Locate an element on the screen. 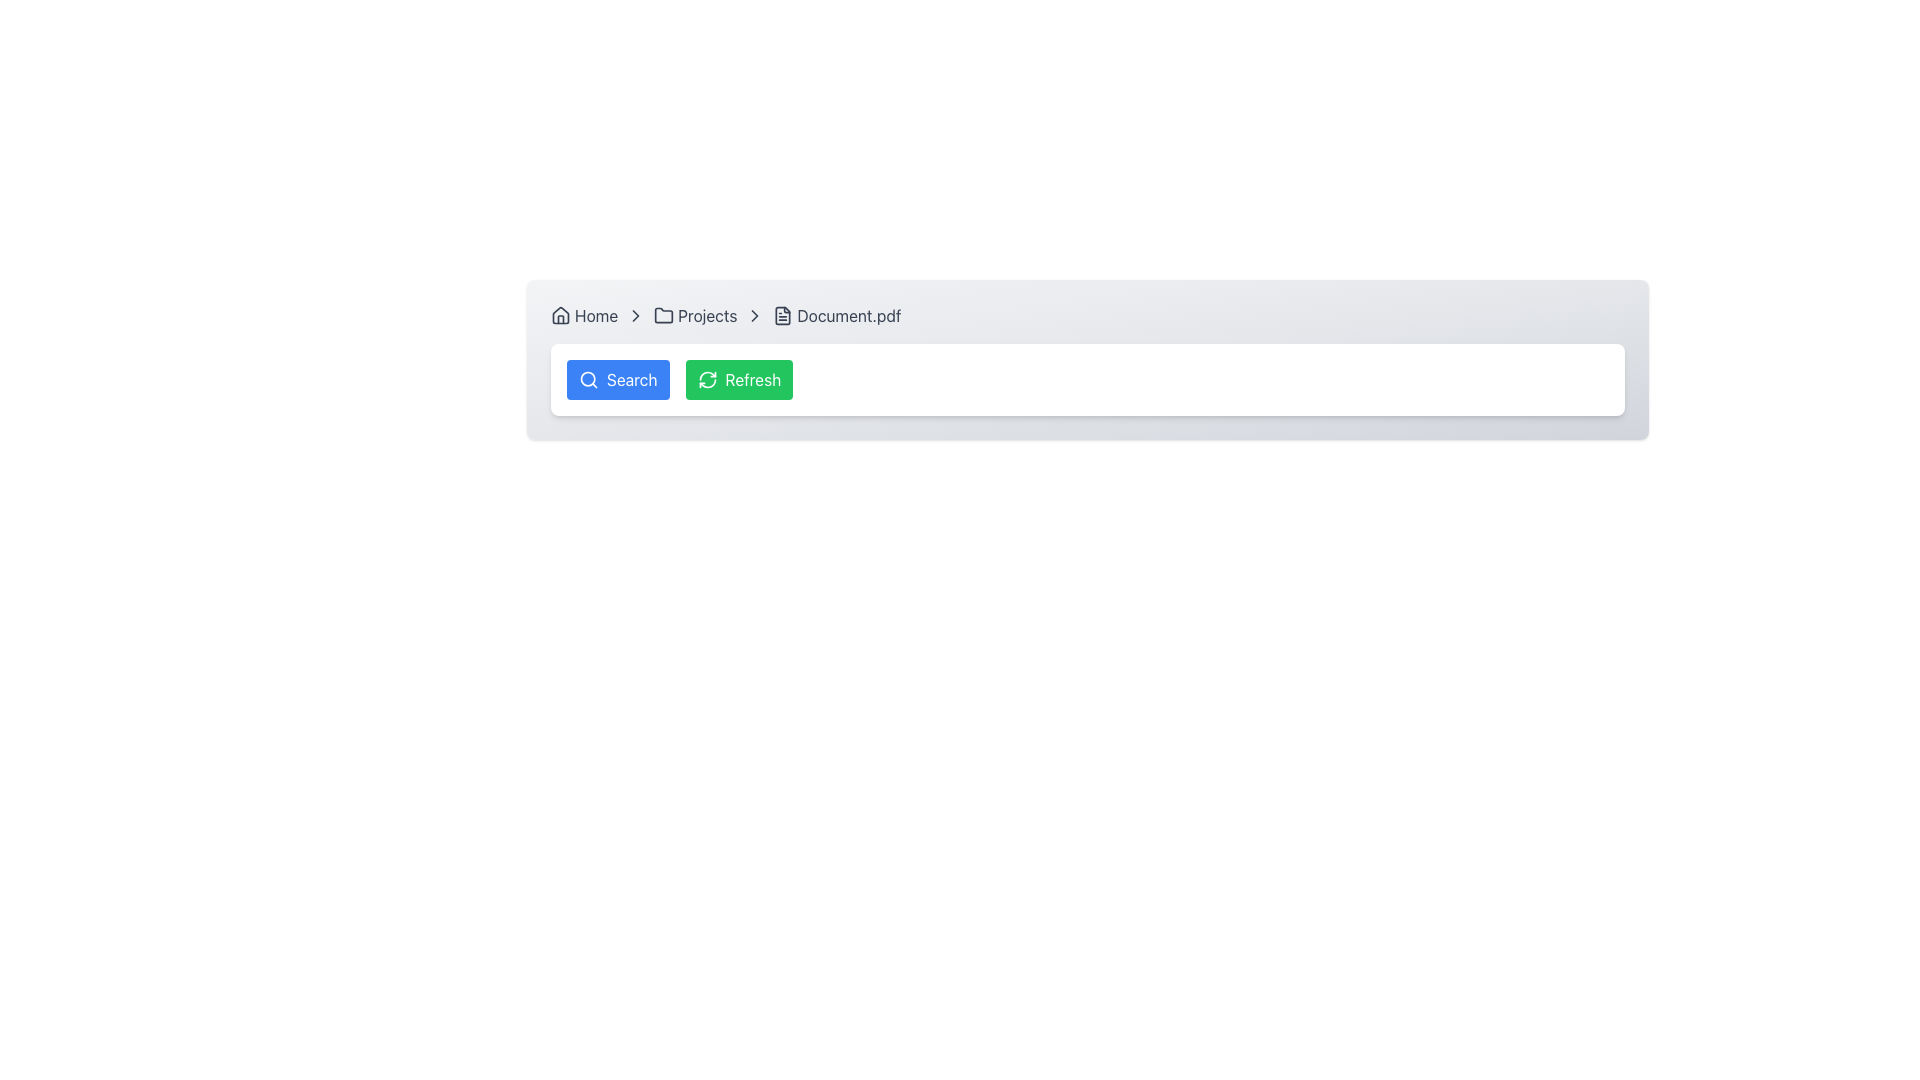 Image resolution: width=1920 pixels, height=1080 pixels. the chevron icon in the breadcrumb navigation bar that separates 'Home' and 'Projects' is located at coordinates (635, 315).